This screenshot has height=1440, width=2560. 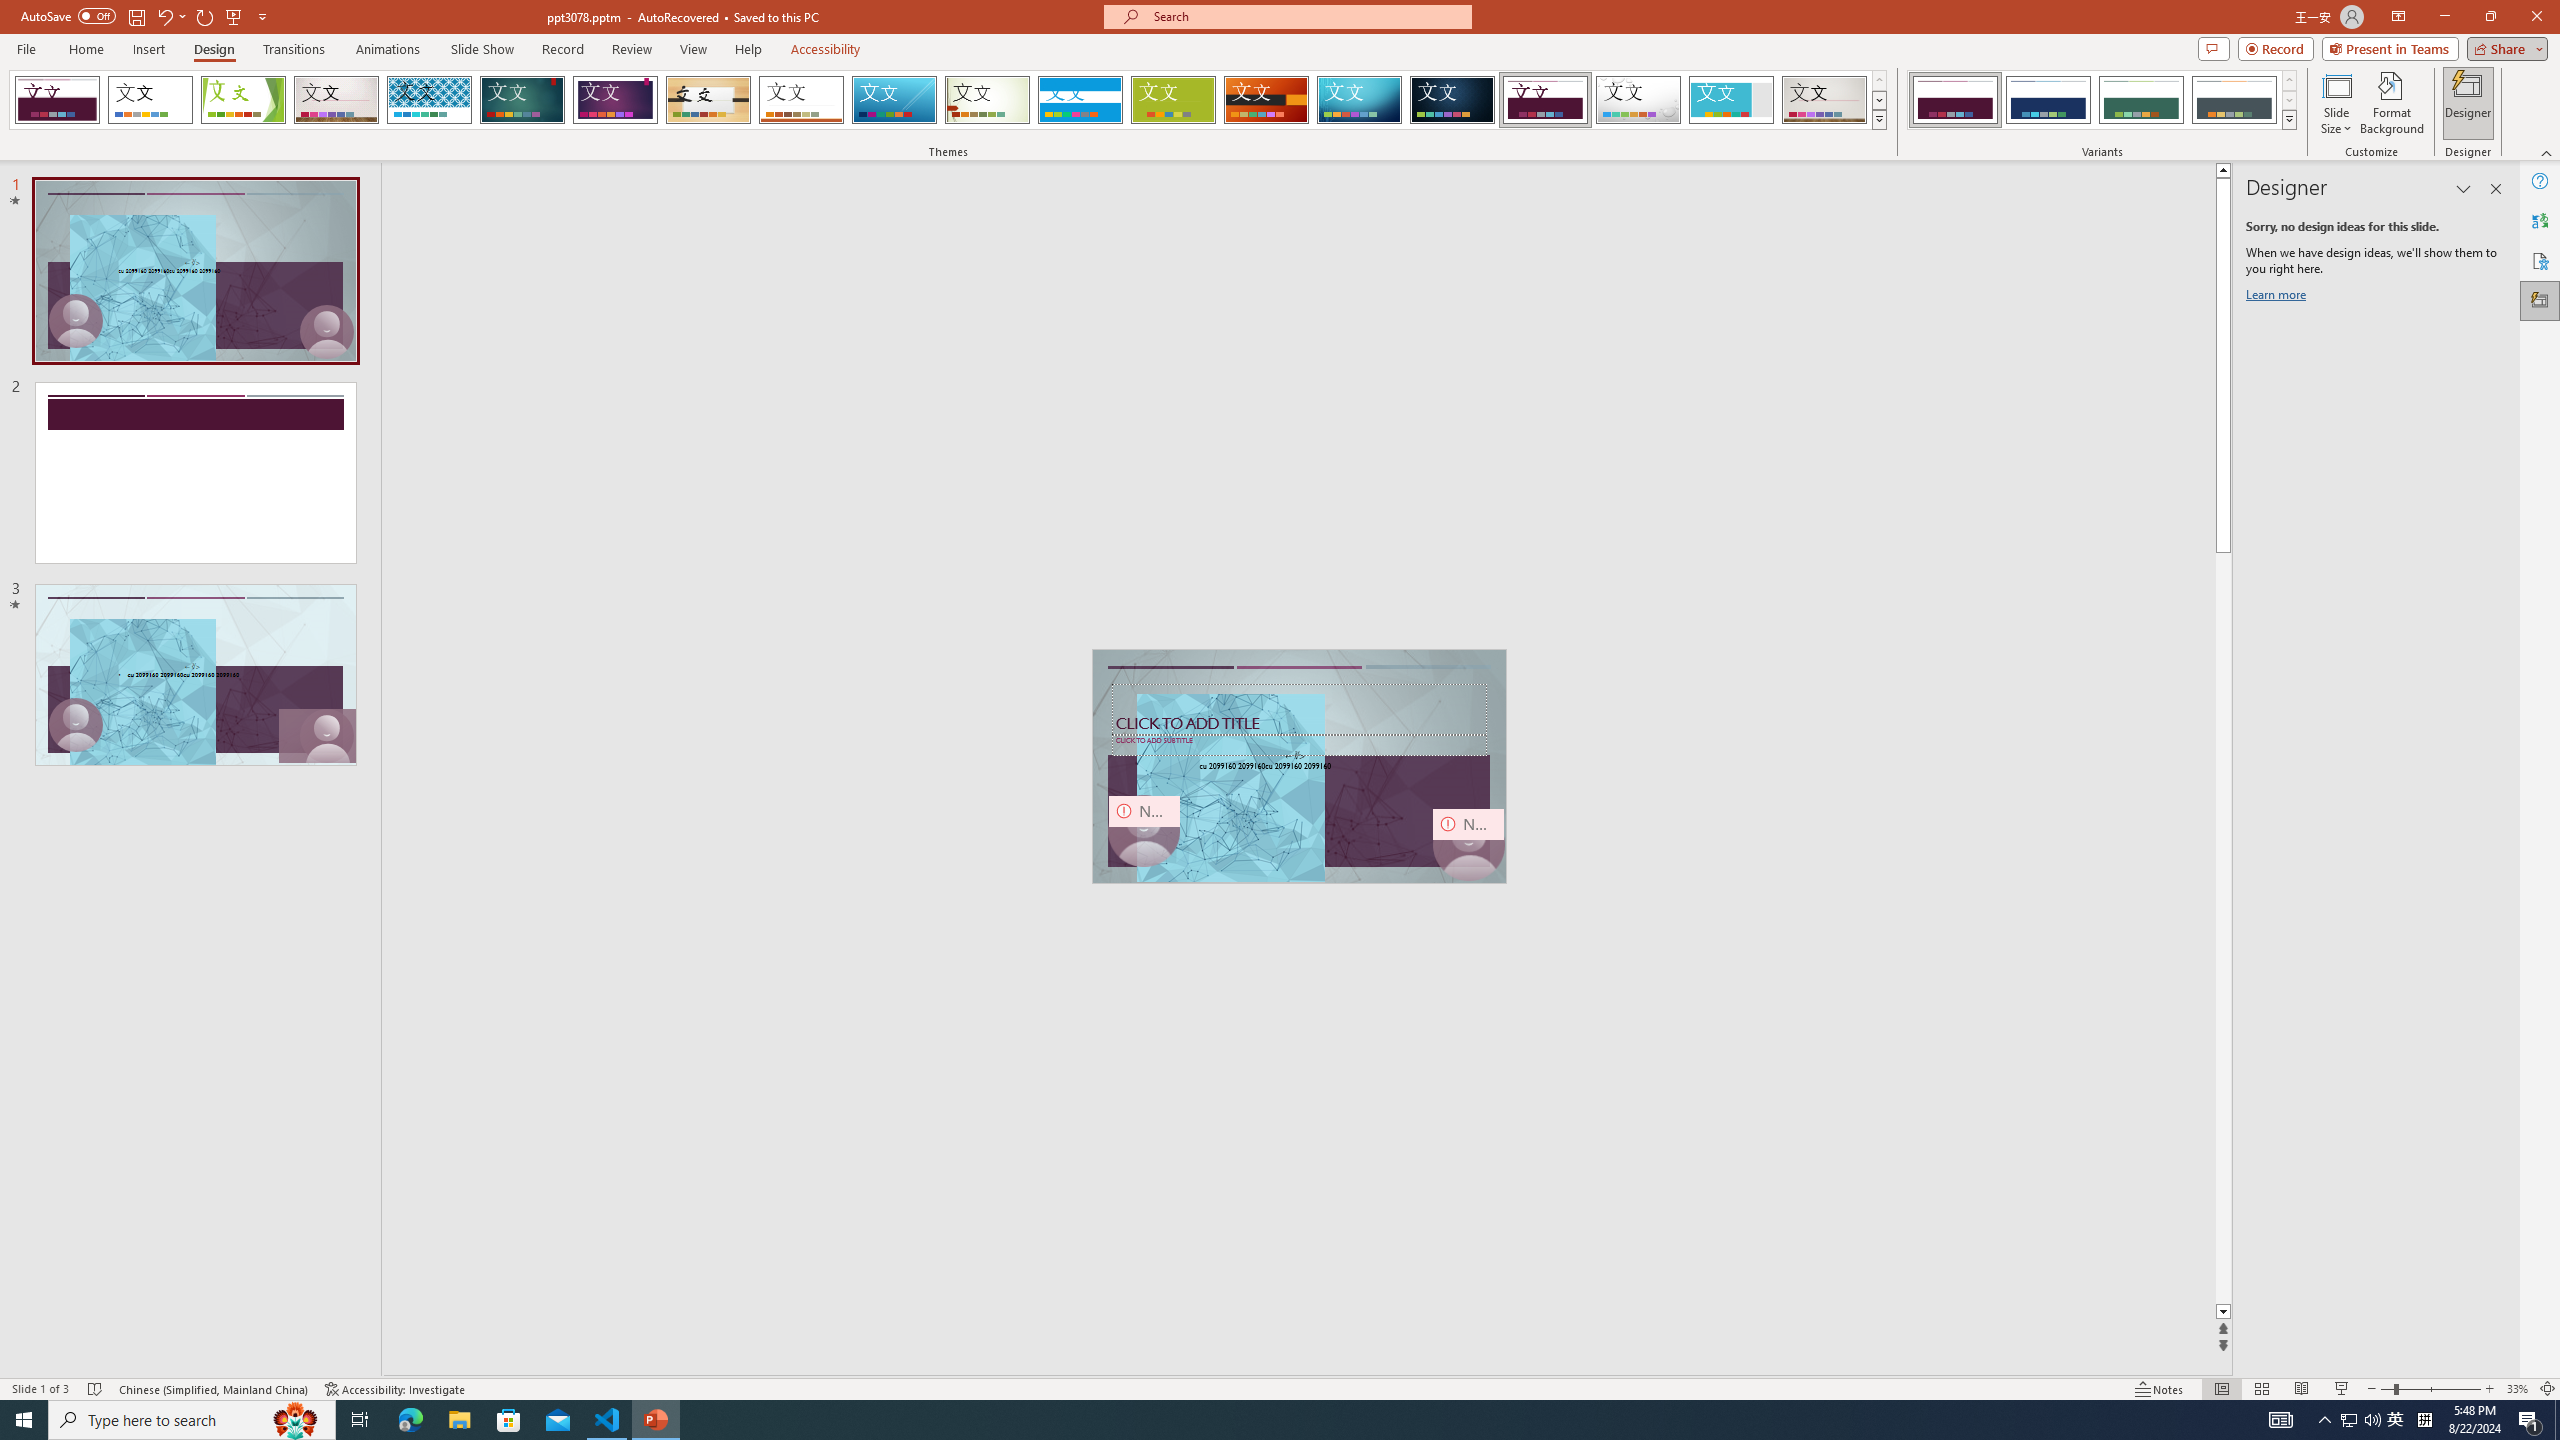 What do you see at coordinates (631, 49) in the screenshot?
I see `'Review'` at bounding box center [631, 49].